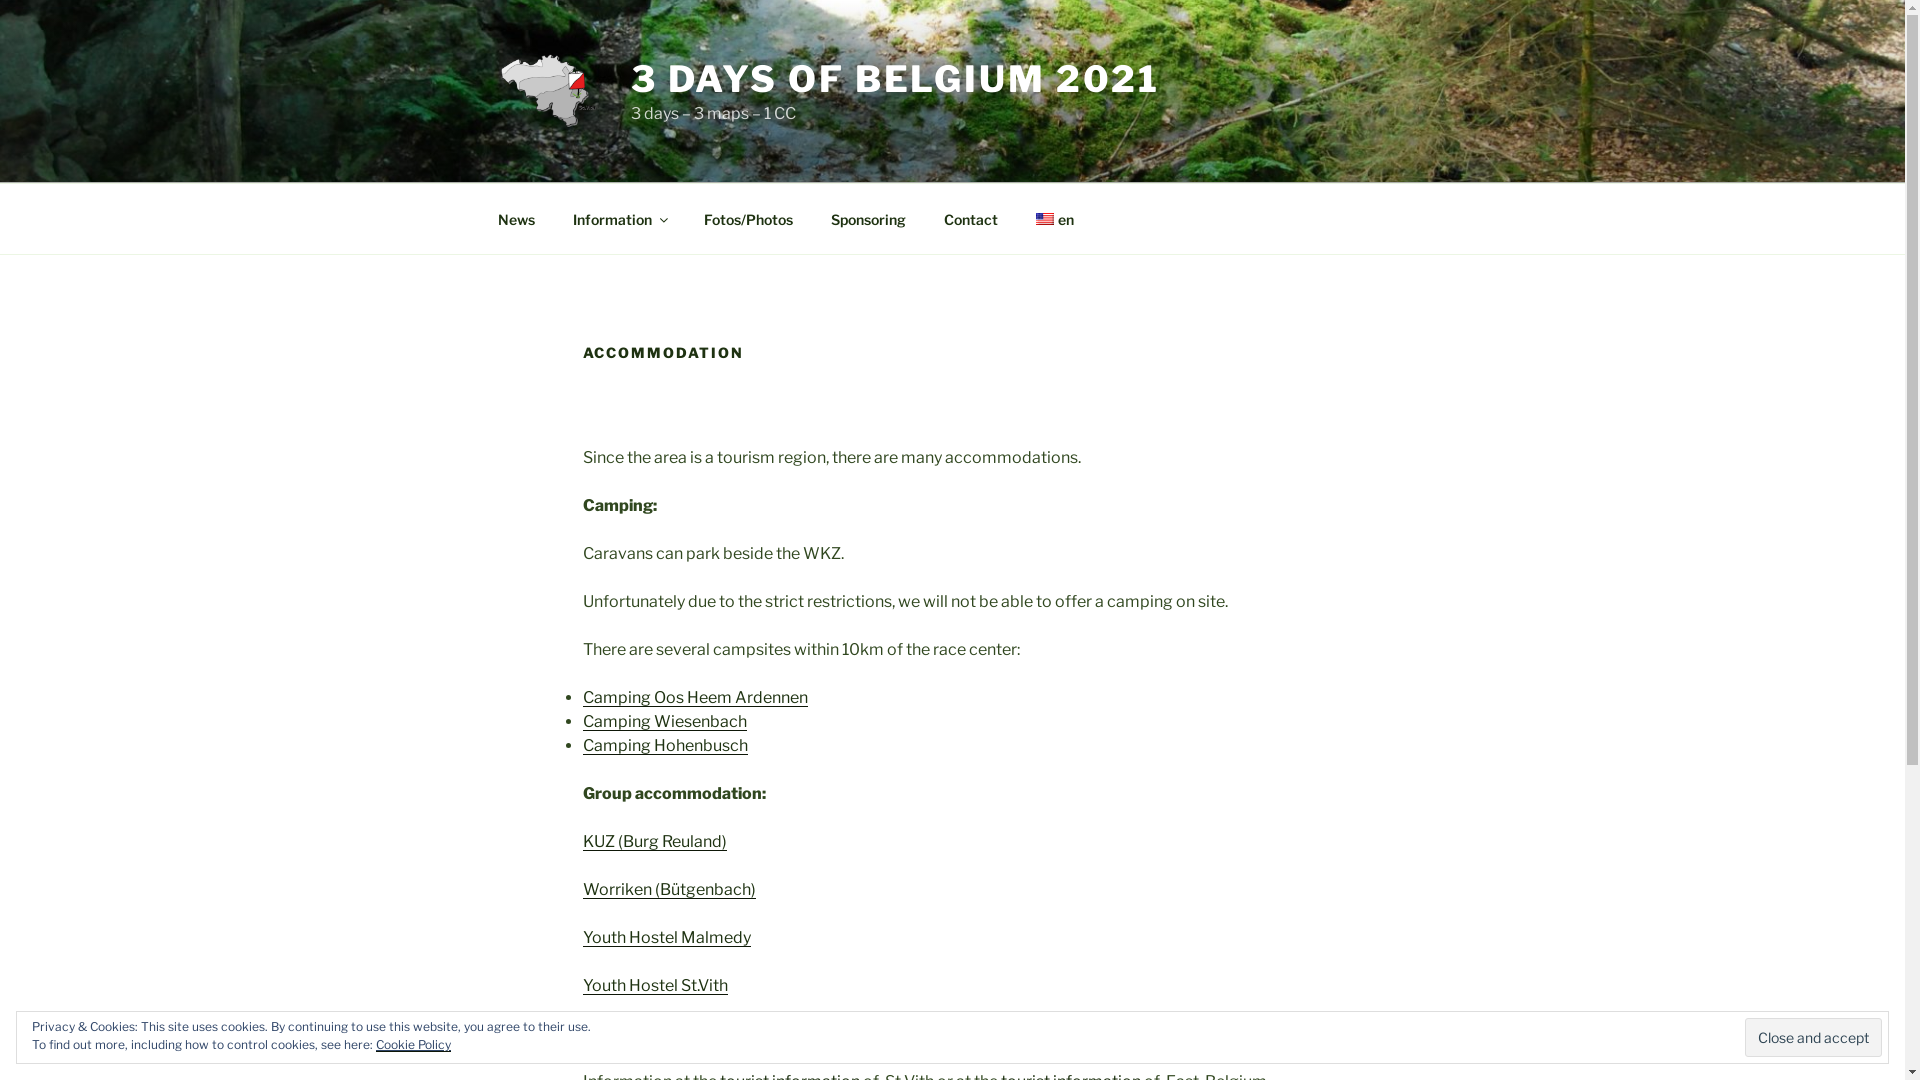 The height and width of the screenshot is (1080, 1920). What do you see at coordinates (618, 218) in the screenshot?
I see `'Information'` at bounding box center [618, 218].